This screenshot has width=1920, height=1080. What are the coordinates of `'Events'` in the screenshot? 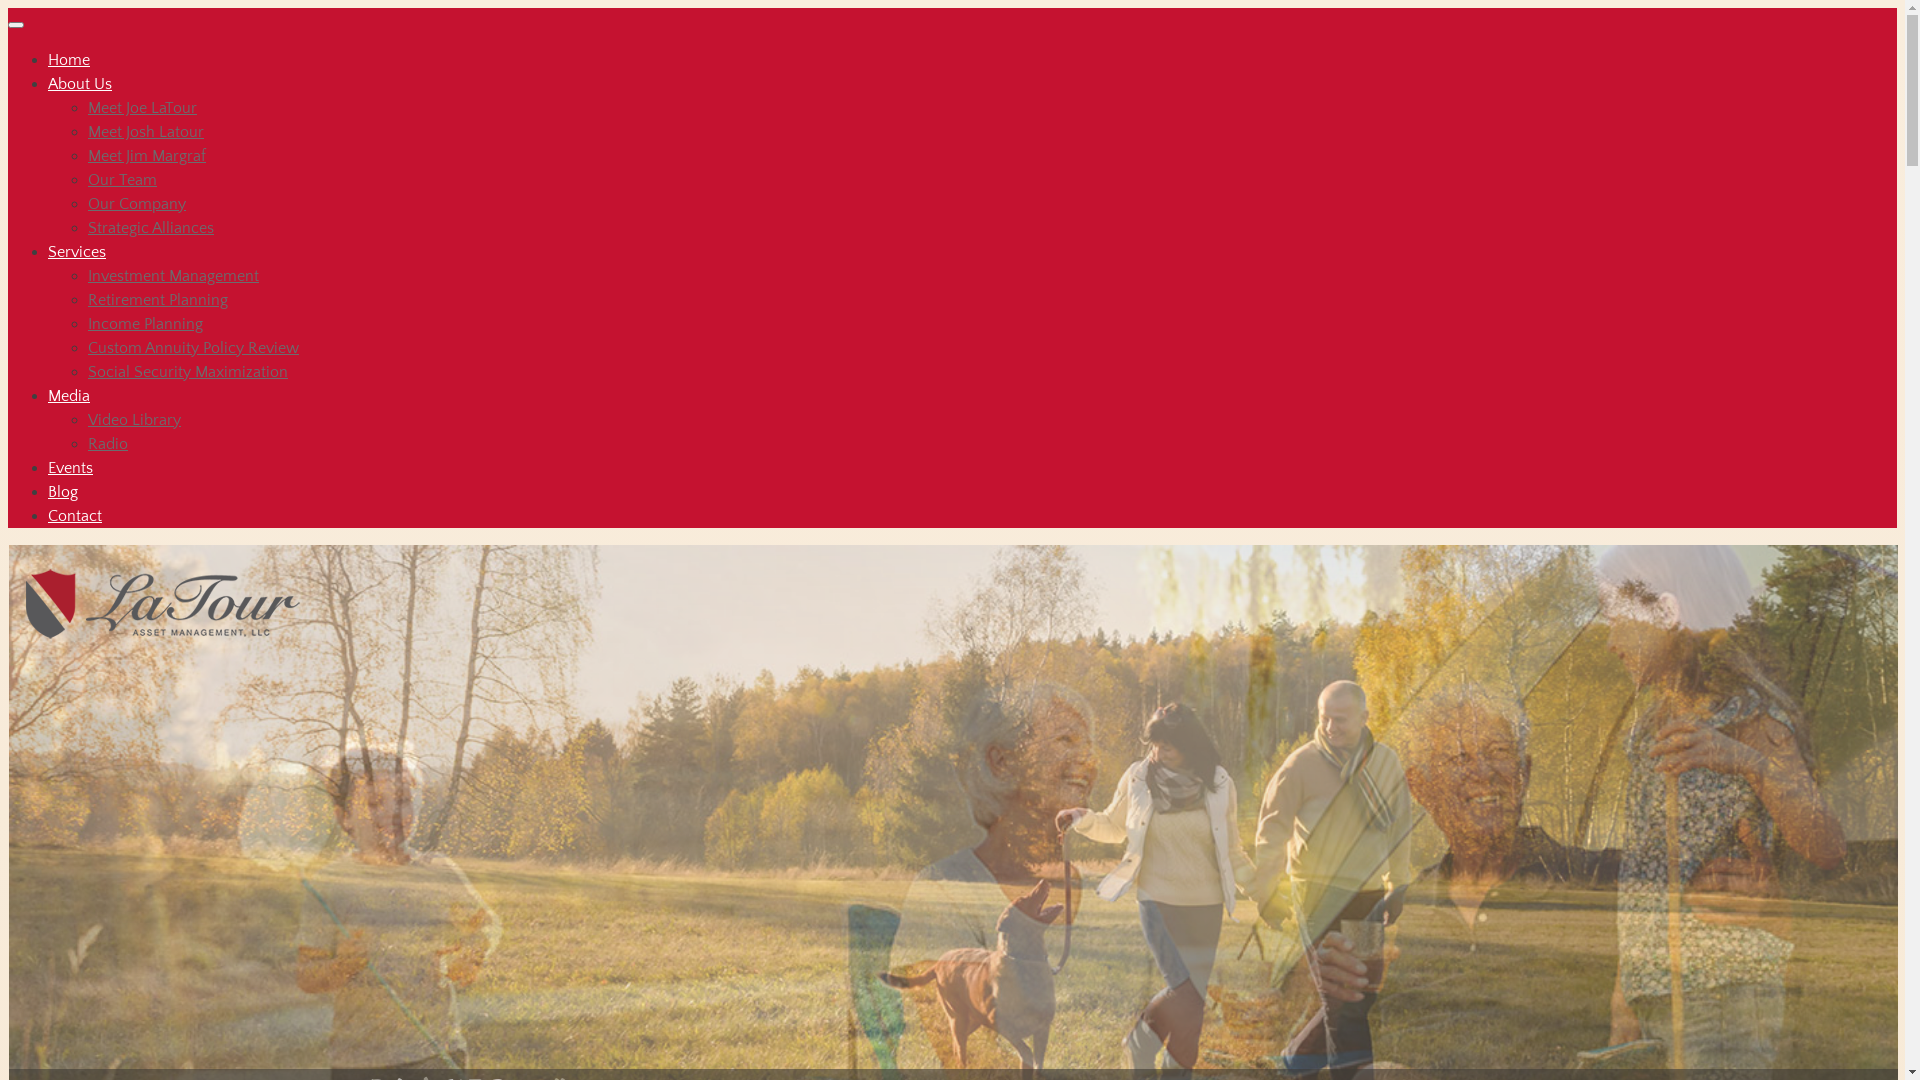 It's located at (70, 467).